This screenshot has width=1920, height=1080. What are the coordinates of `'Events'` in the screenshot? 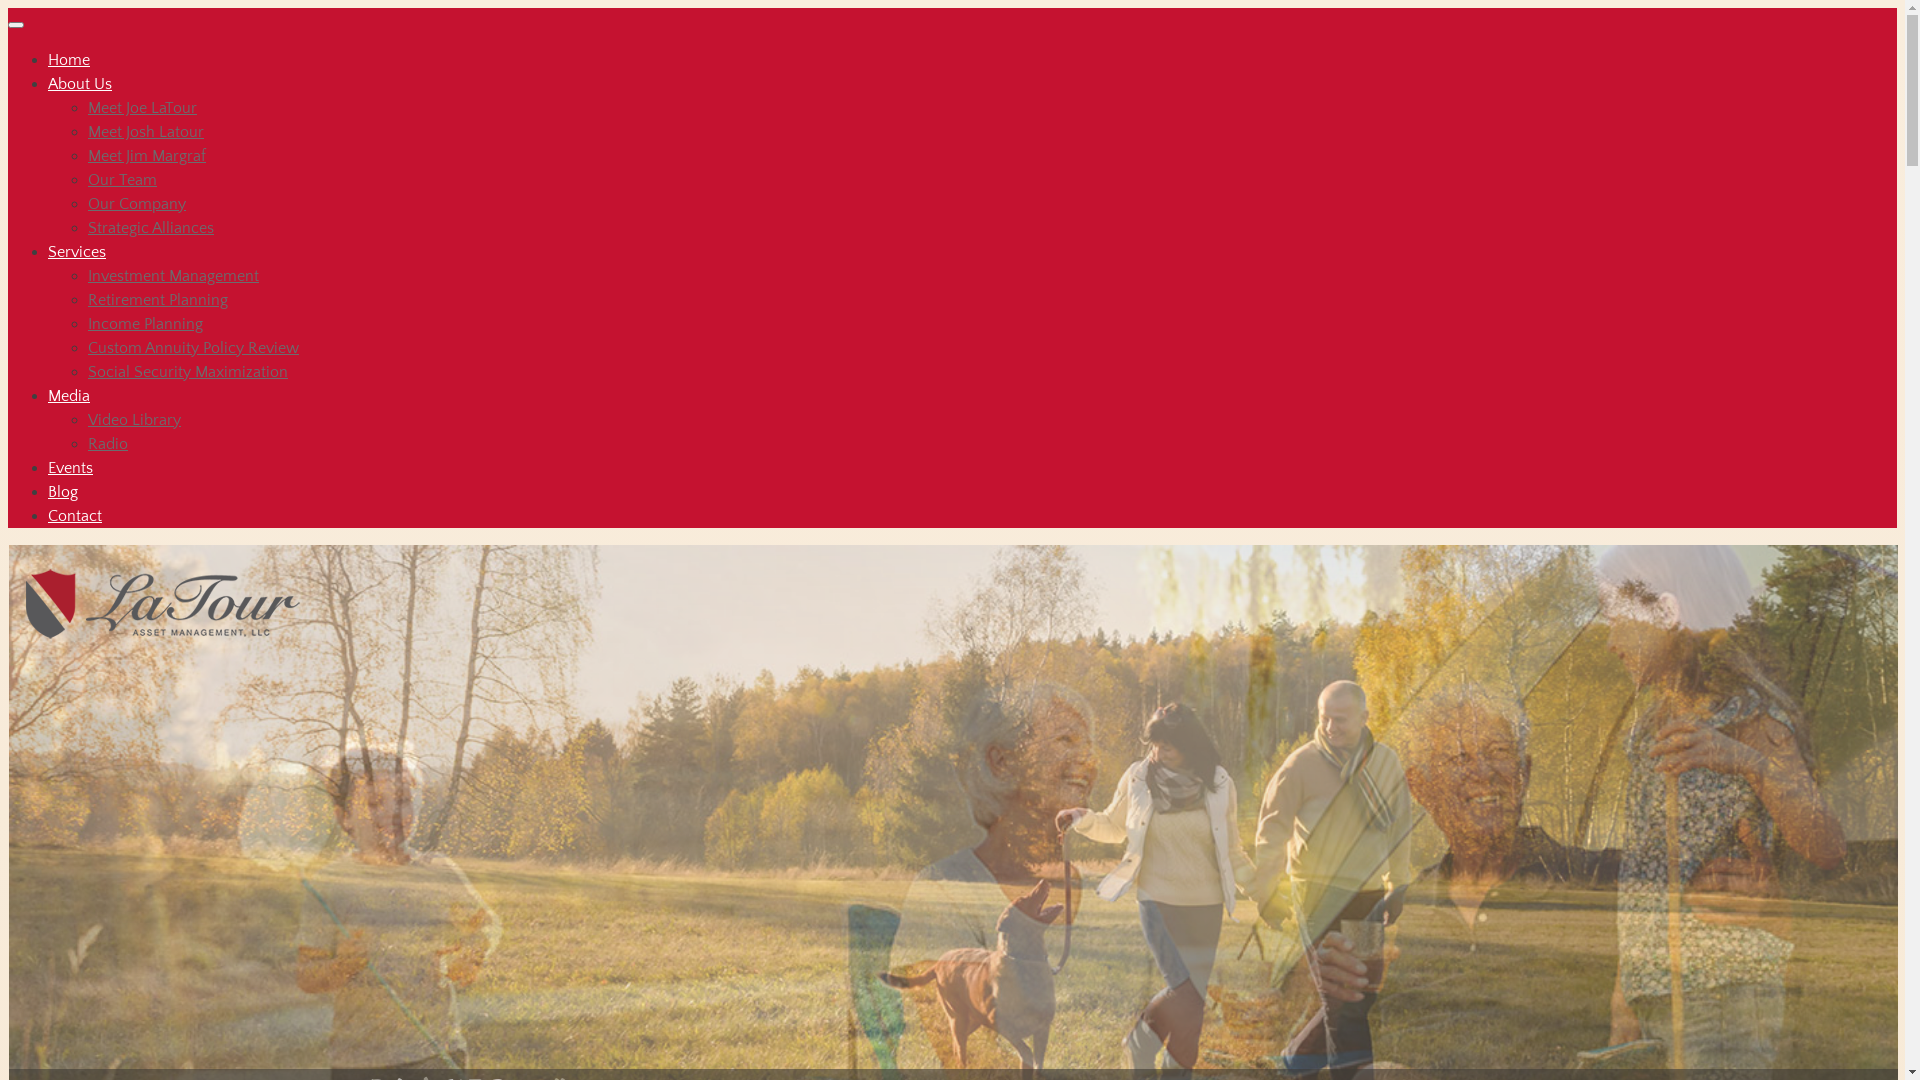 It's located at (70, 467).